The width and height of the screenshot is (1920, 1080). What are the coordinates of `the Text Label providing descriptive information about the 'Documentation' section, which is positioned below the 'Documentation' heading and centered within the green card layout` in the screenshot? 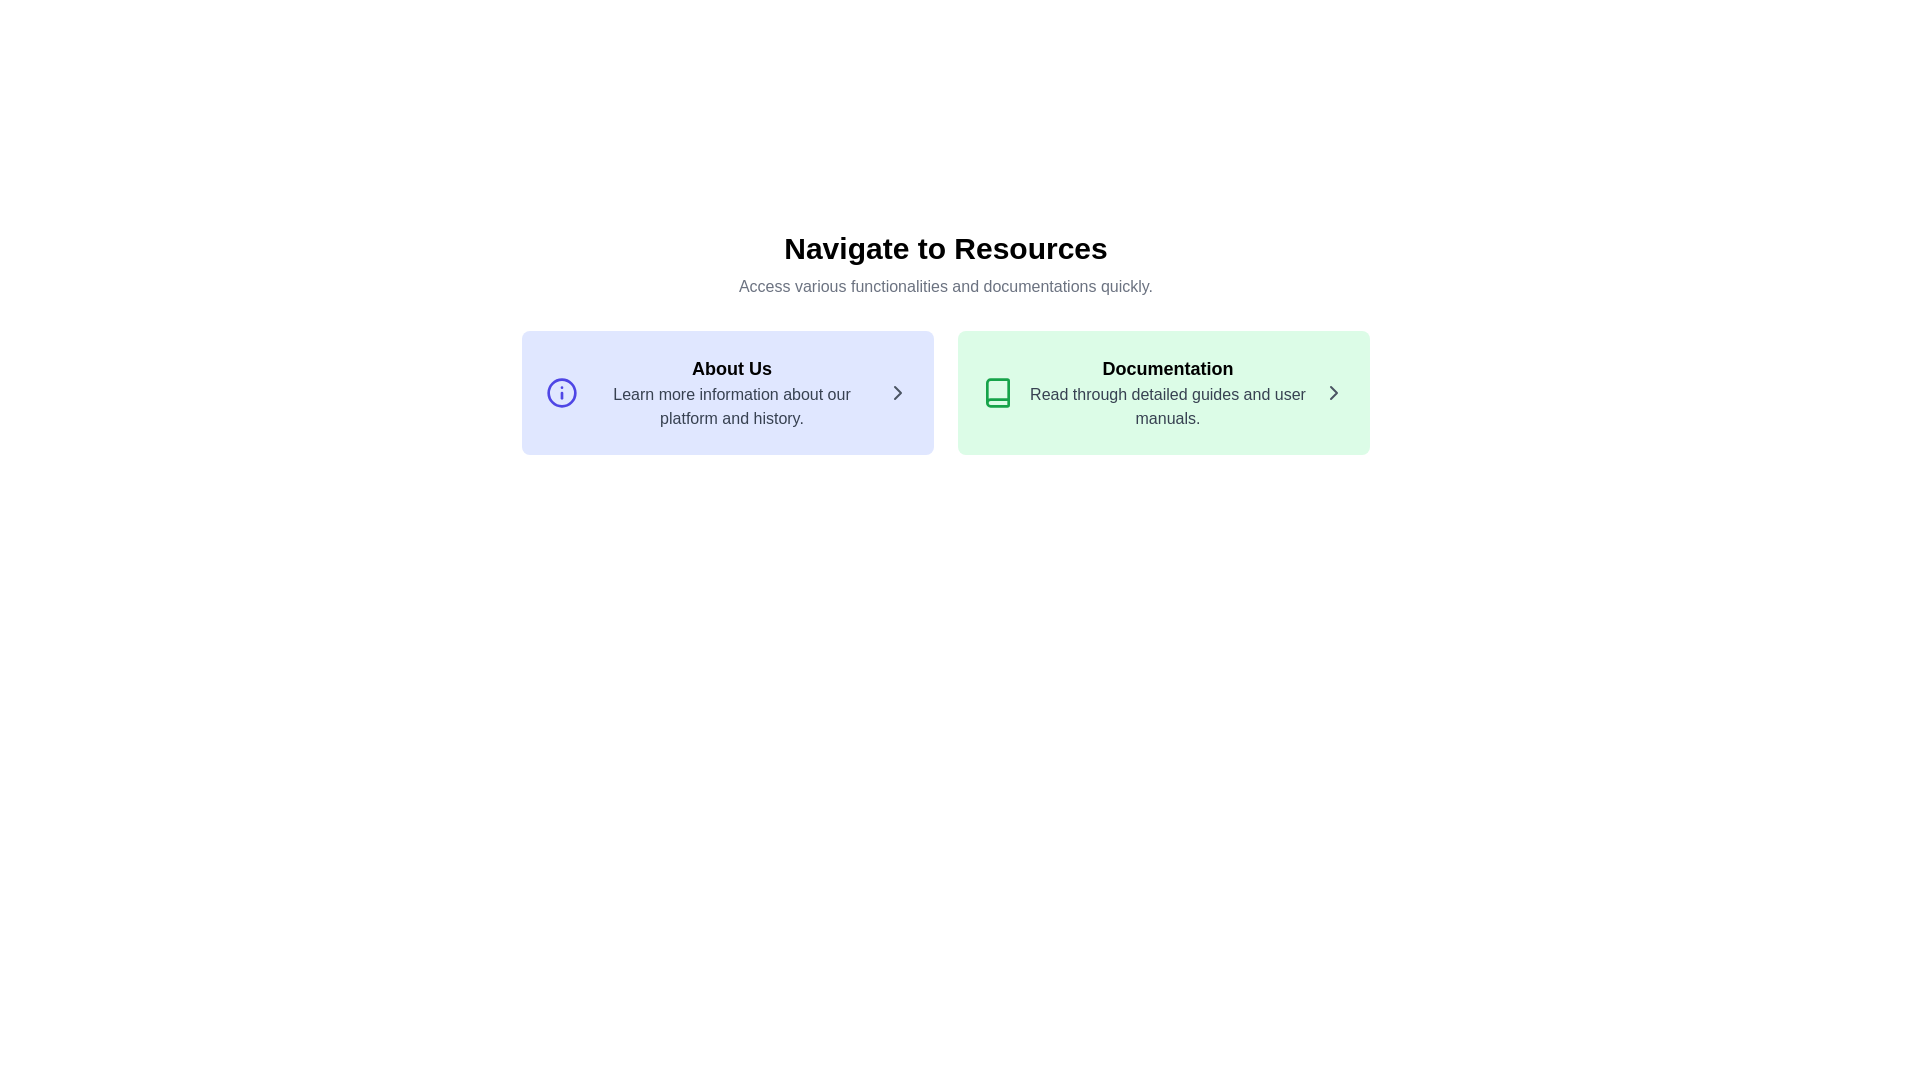 It's located at (1167, 406).